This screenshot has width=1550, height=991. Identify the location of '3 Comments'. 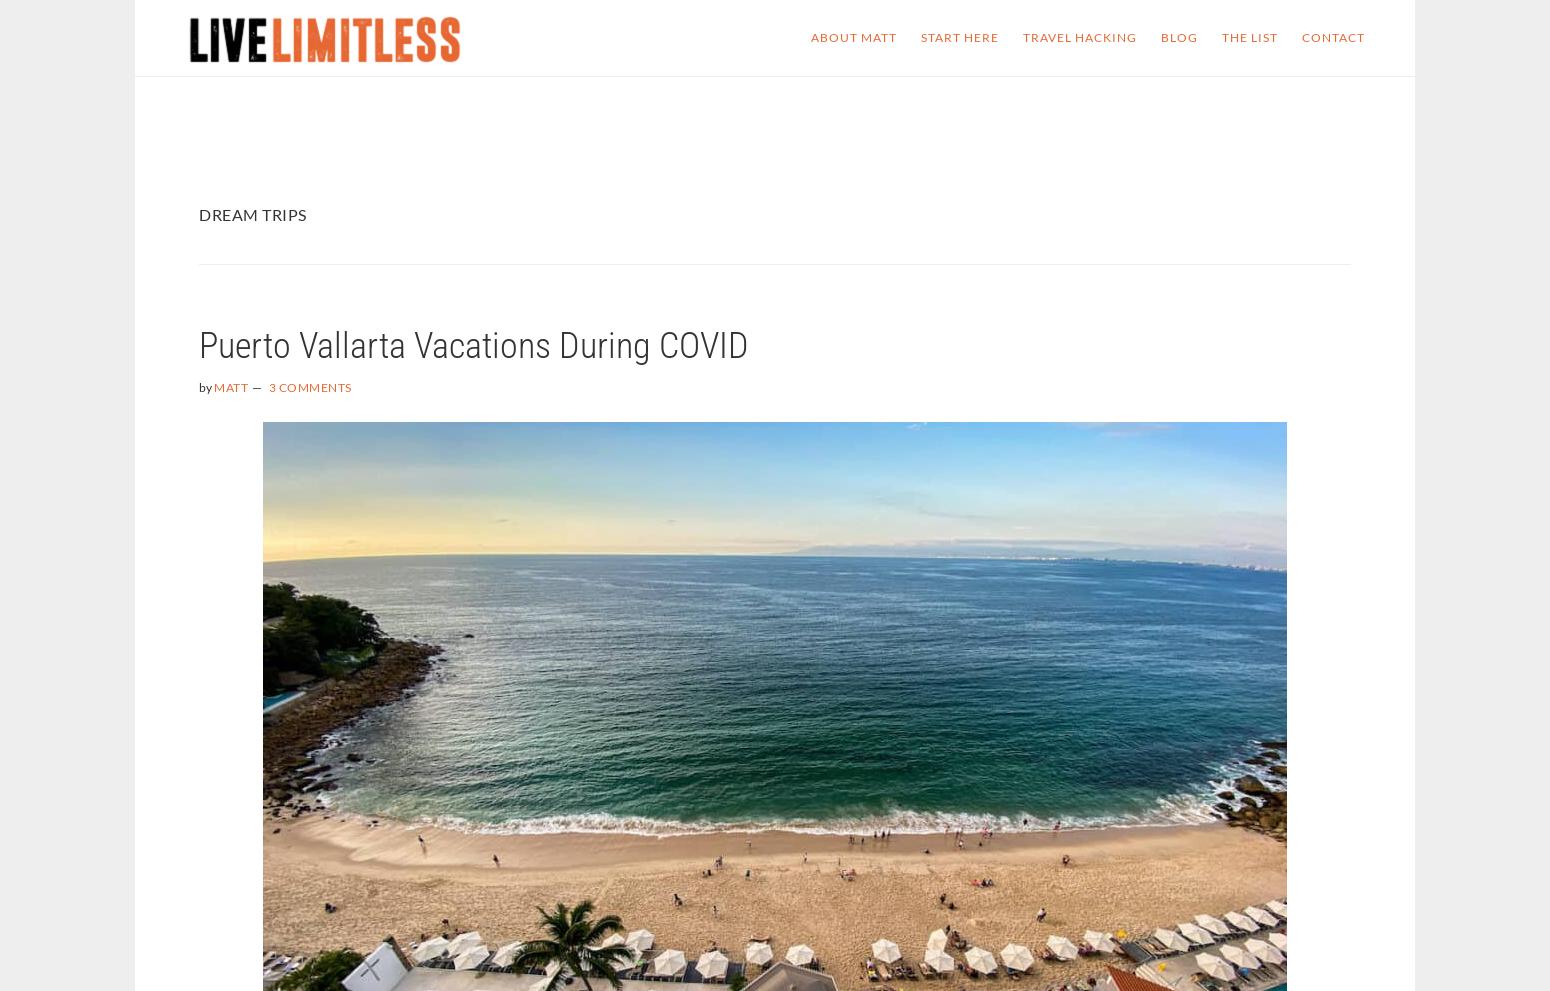
(267, 386).